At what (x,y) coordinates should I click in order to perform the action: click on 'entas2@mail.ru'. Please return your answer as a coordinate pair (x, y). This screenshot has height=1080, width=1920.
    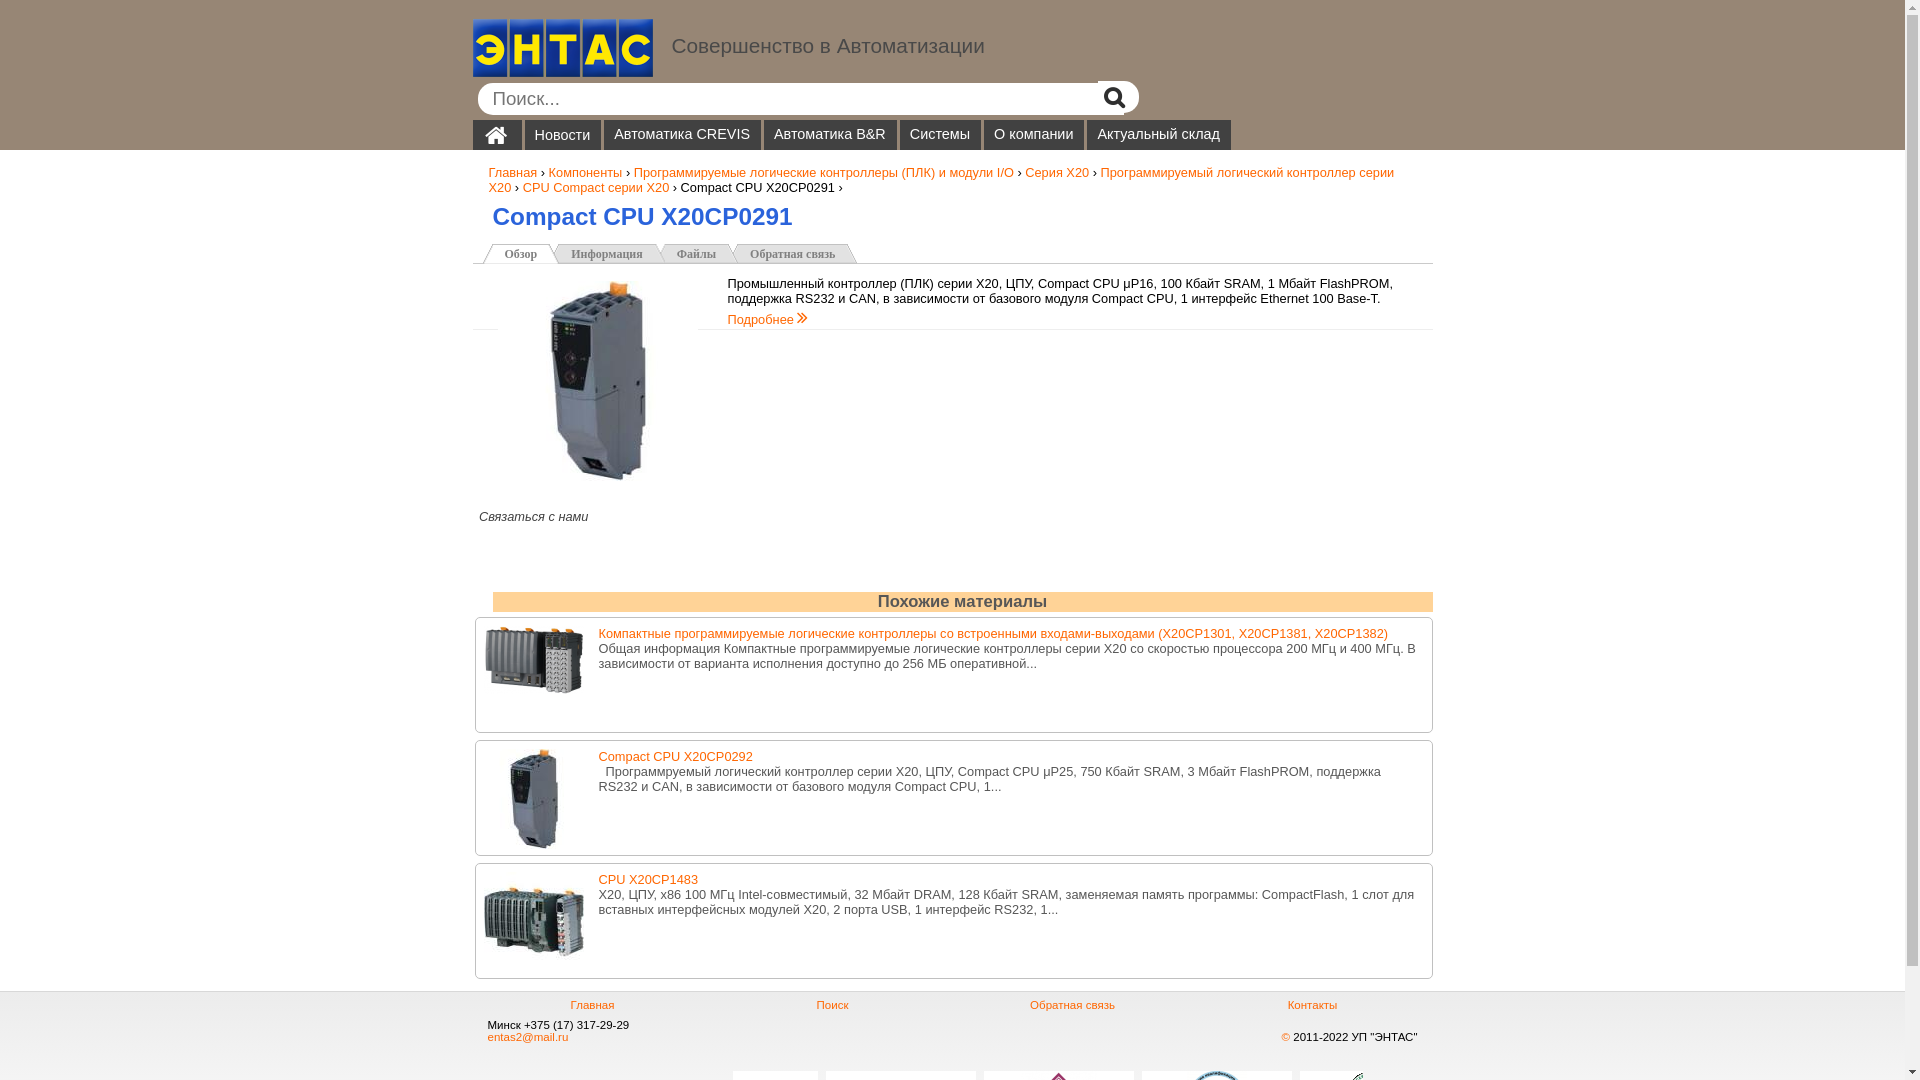
    Looking at the image, I should click on (528, 1036).